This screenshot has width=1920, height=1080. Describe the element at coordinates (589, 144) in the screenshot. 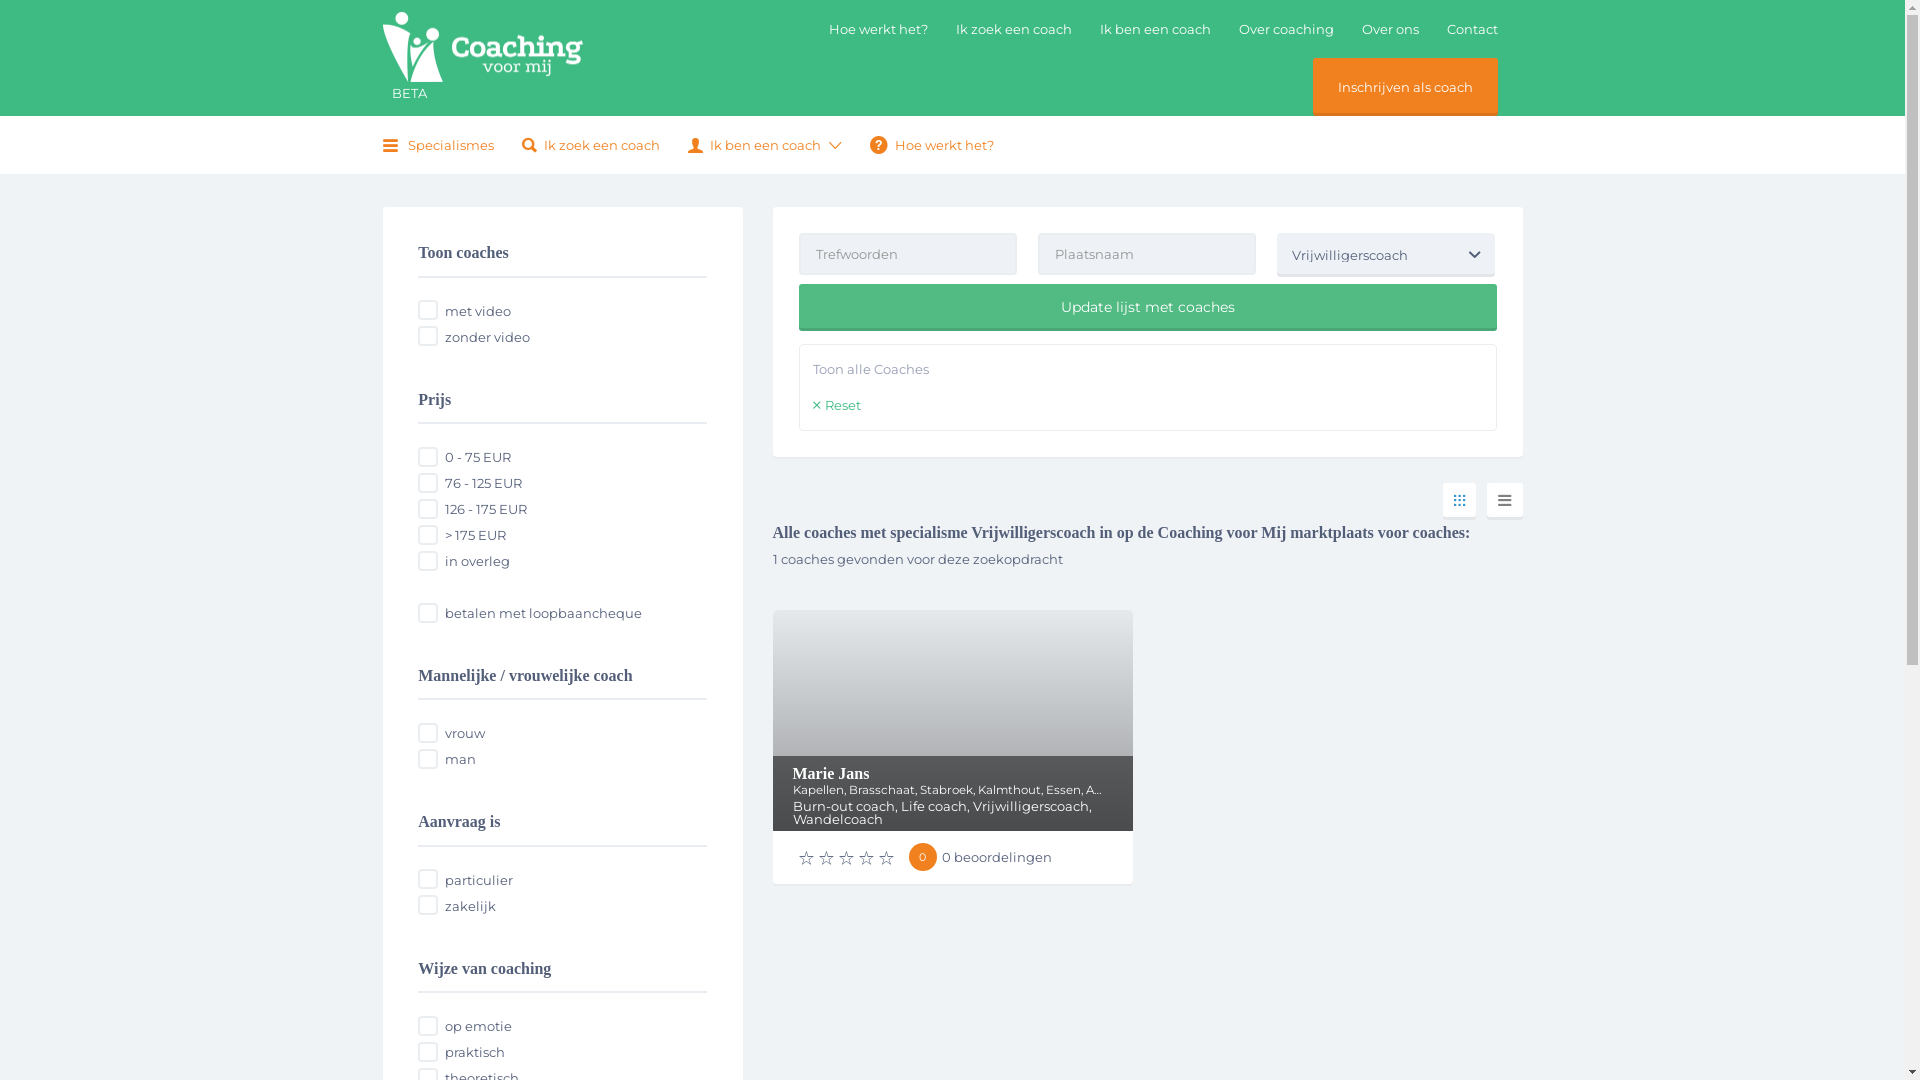

I see `'Ik zoek een coach'` at that location.